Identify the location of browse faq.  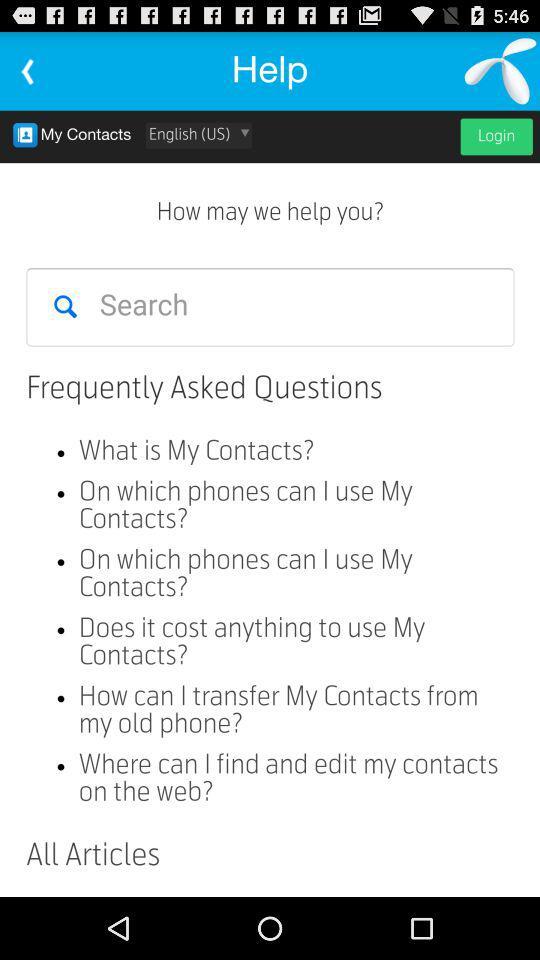
(270, 502).